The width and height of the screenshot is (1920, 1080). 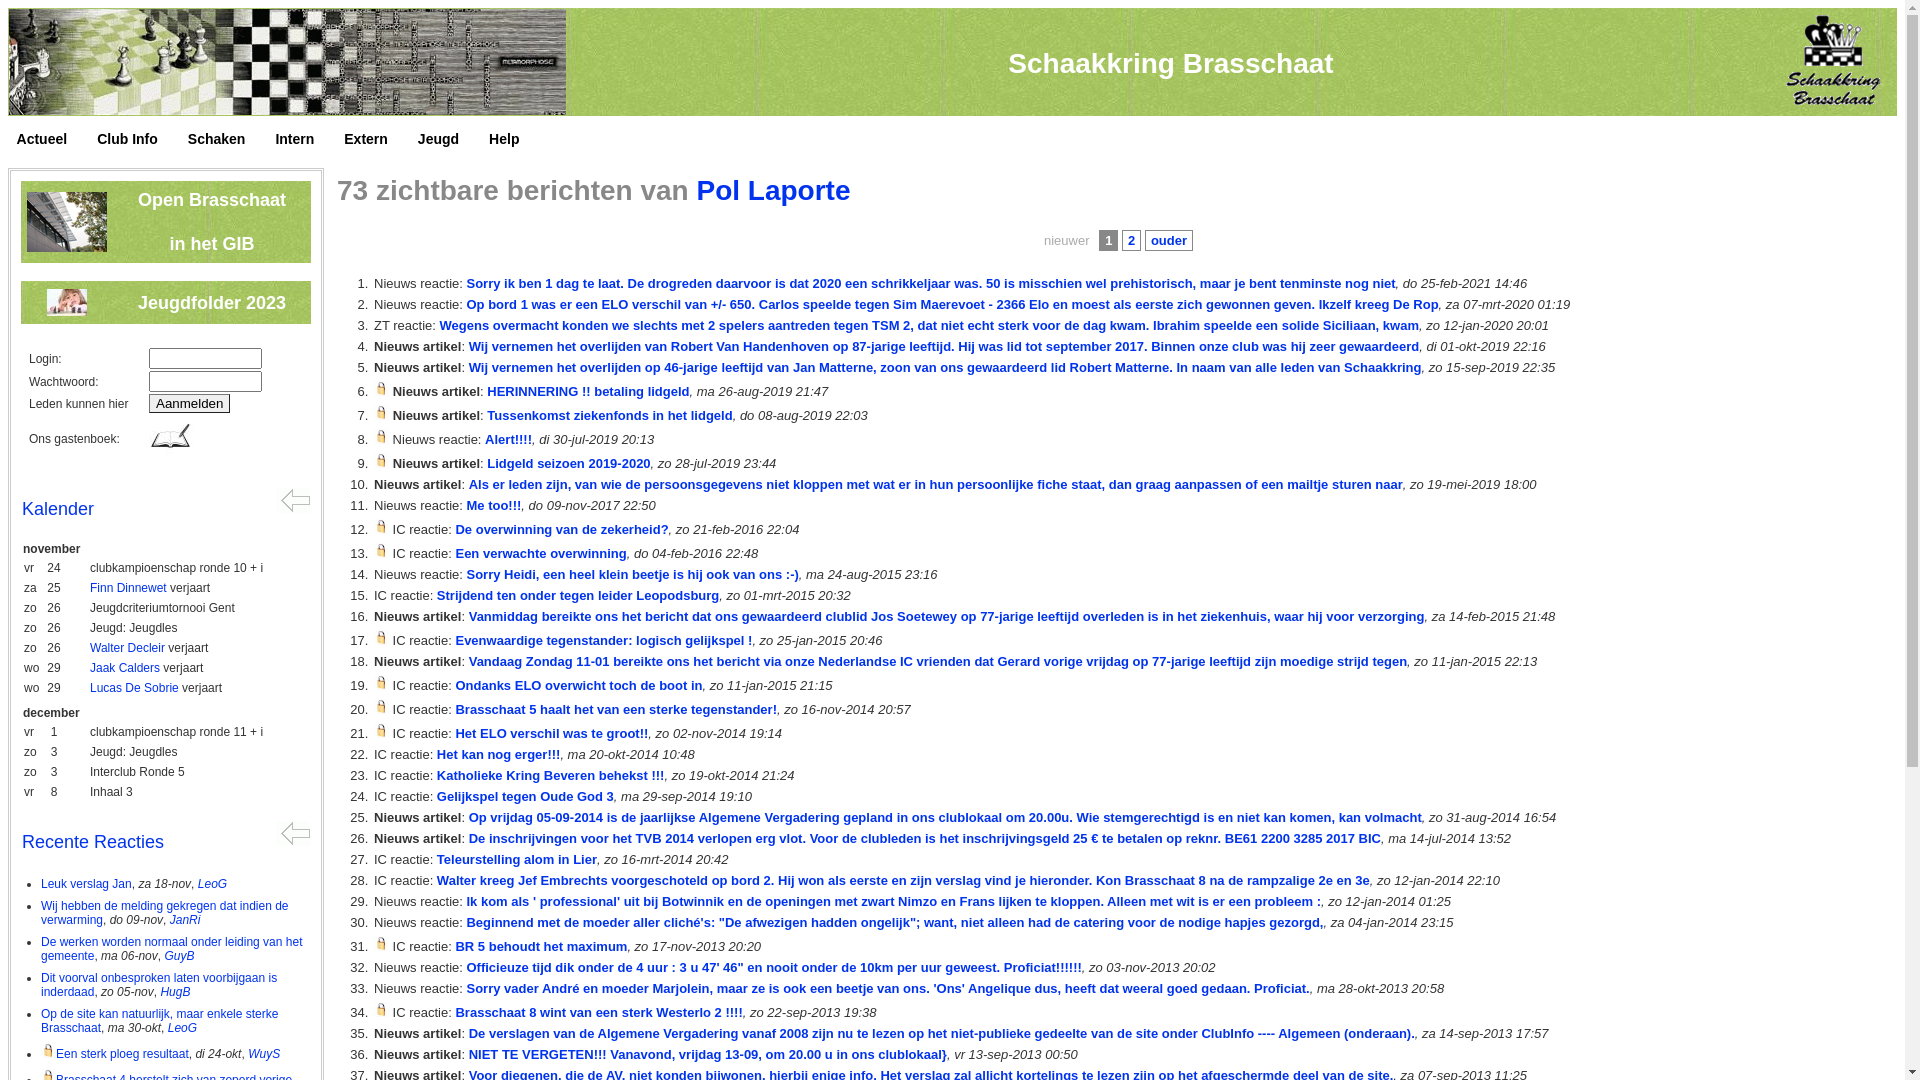 I want to click on 'Enkel zichtbaar voor clubleden', so click(x=381, y=388).